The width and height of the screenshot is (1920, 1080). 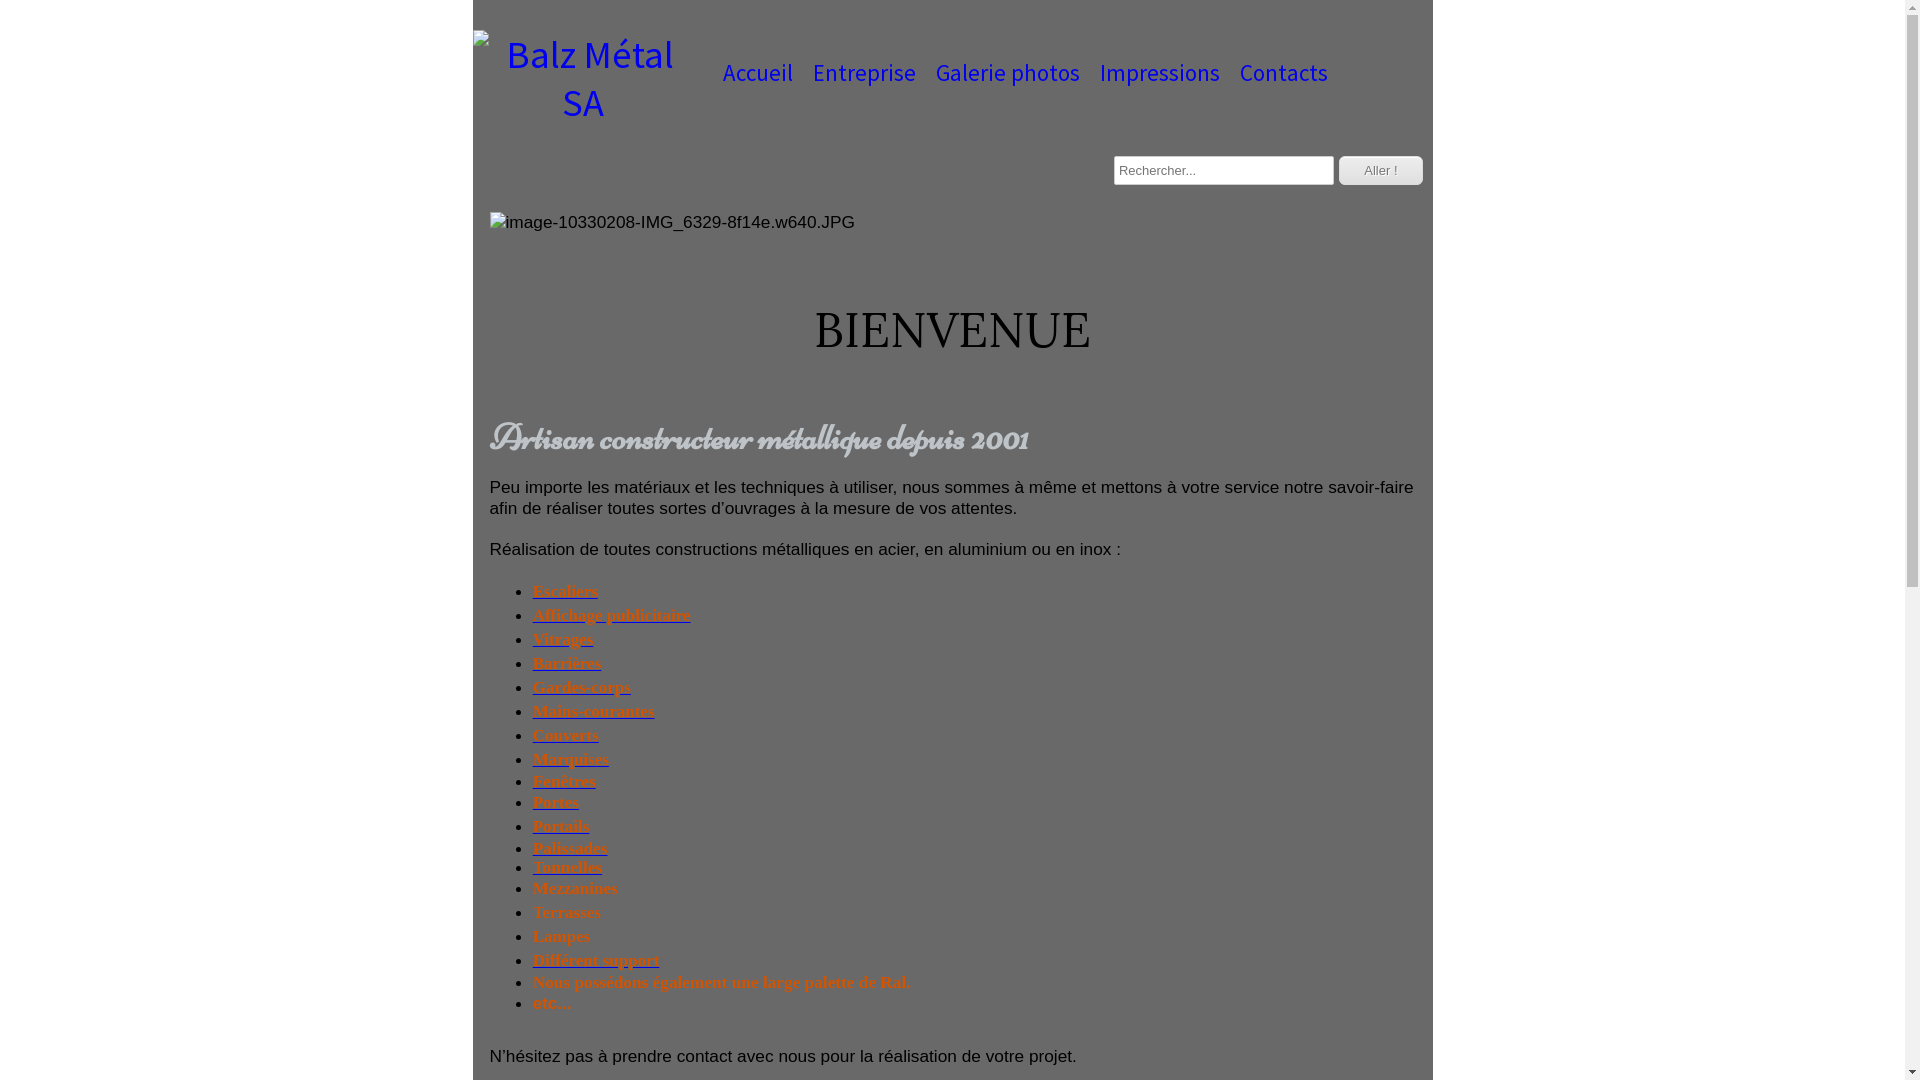 I want to click on 'Gardes-corps', so click(x=580, y=686).